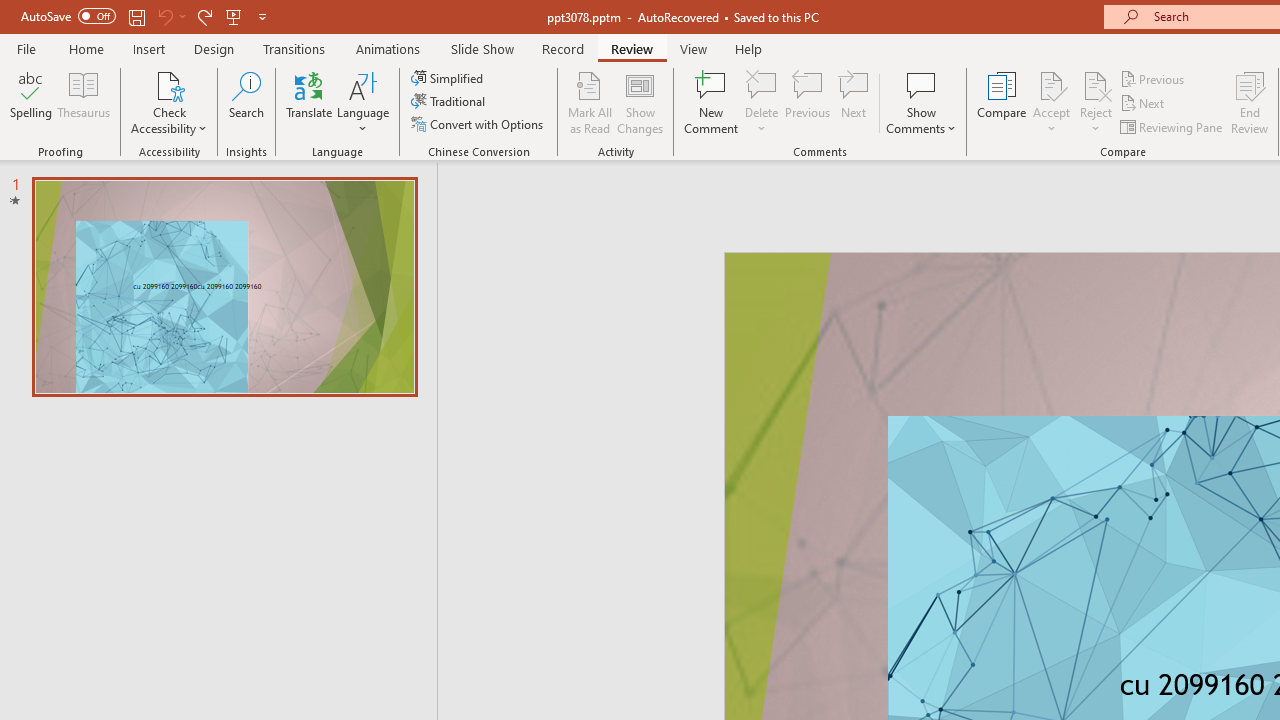 This screenshot has width=1280, height=720. Describe the element at coordinates (711, 103) in the screenshot. I see `'New Comment'` at that location.